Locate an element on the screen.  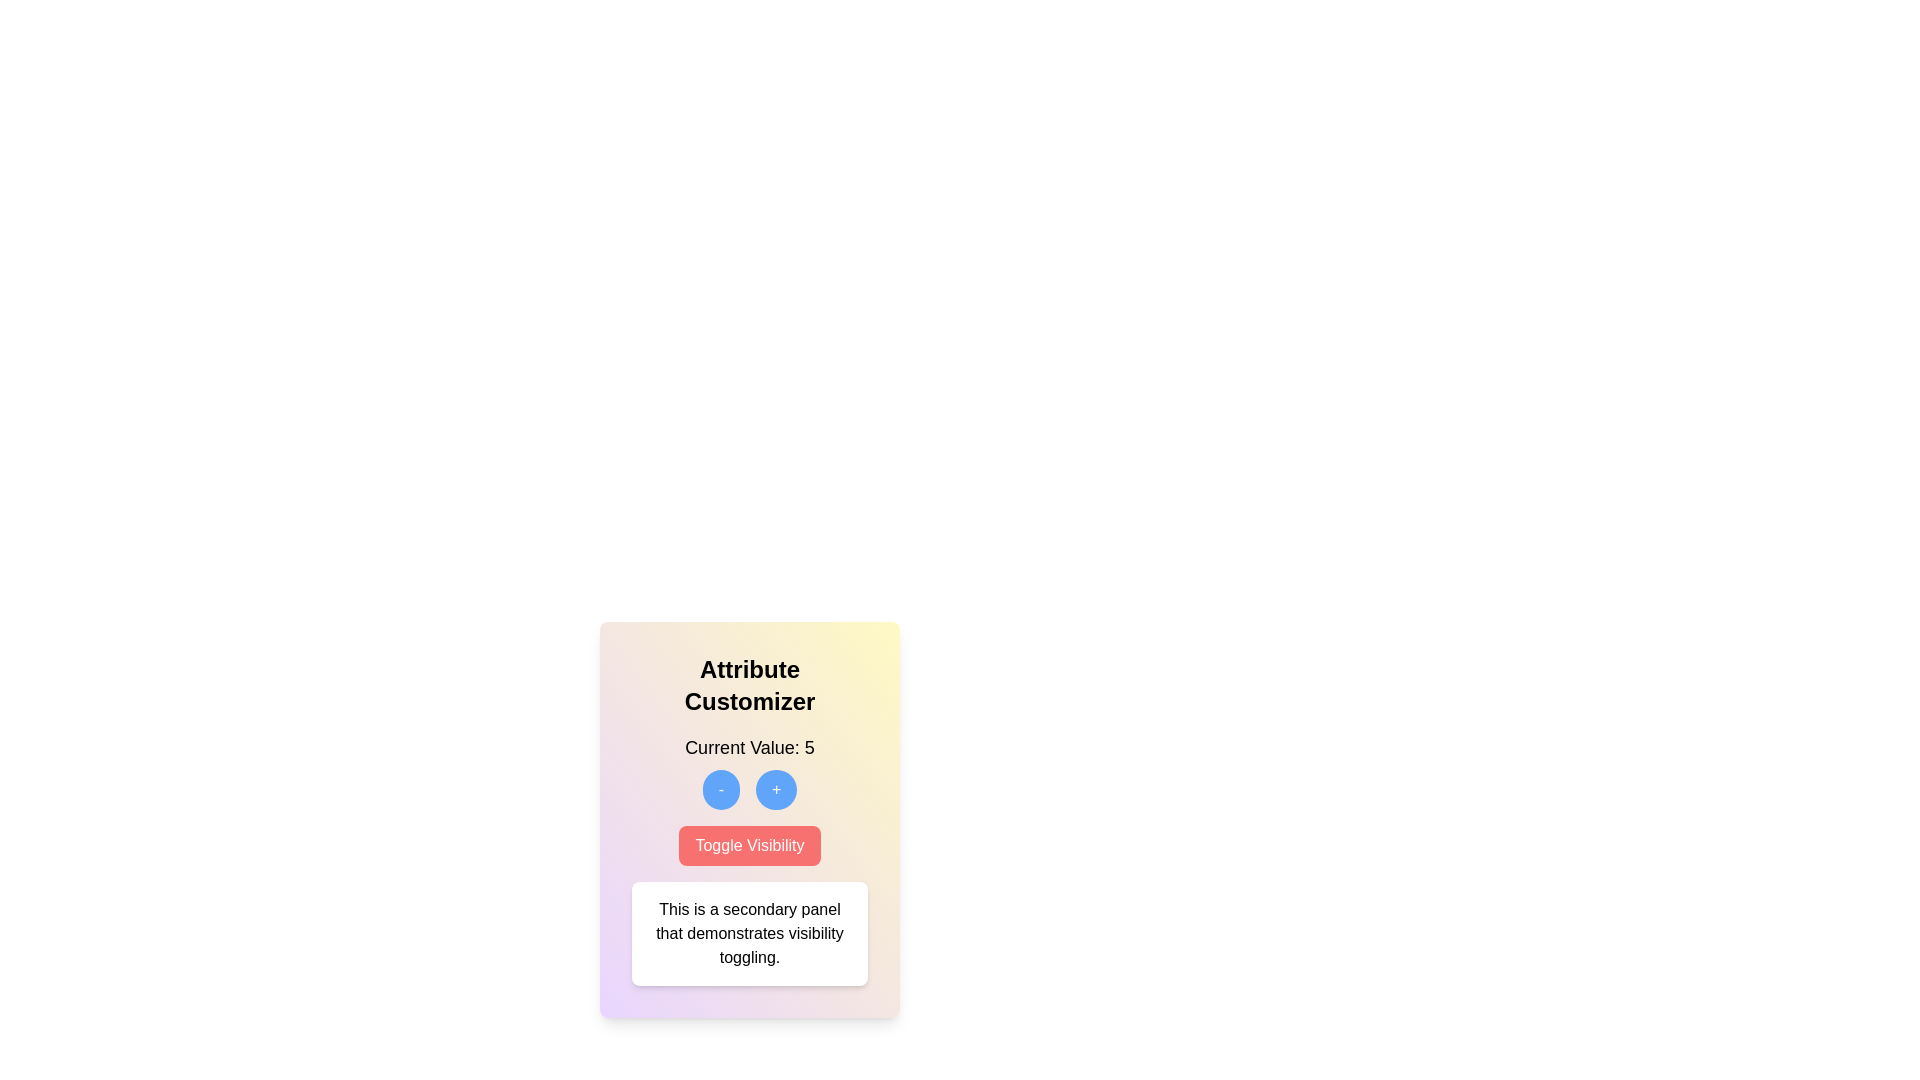
the red button labeled 'Toggle Visibility' is located at coordinates (748, 845).